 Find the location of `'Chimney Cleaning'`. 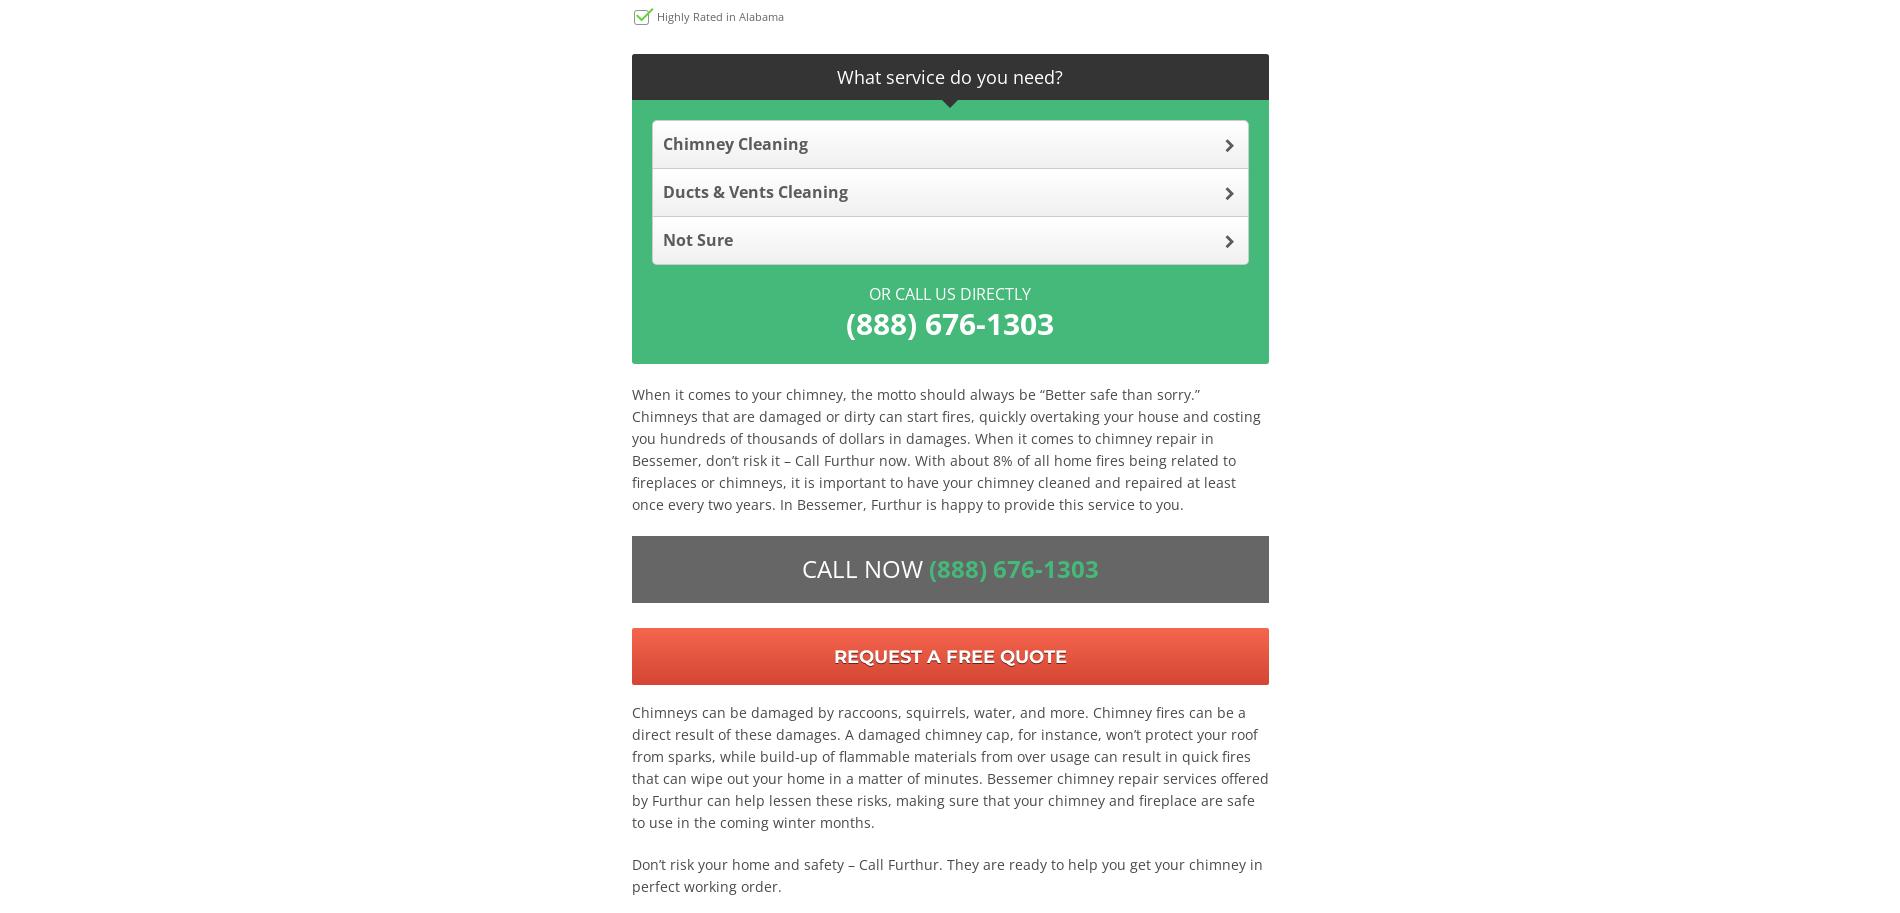

'Chimney Cleaning' is located at coordinates (733, 141).